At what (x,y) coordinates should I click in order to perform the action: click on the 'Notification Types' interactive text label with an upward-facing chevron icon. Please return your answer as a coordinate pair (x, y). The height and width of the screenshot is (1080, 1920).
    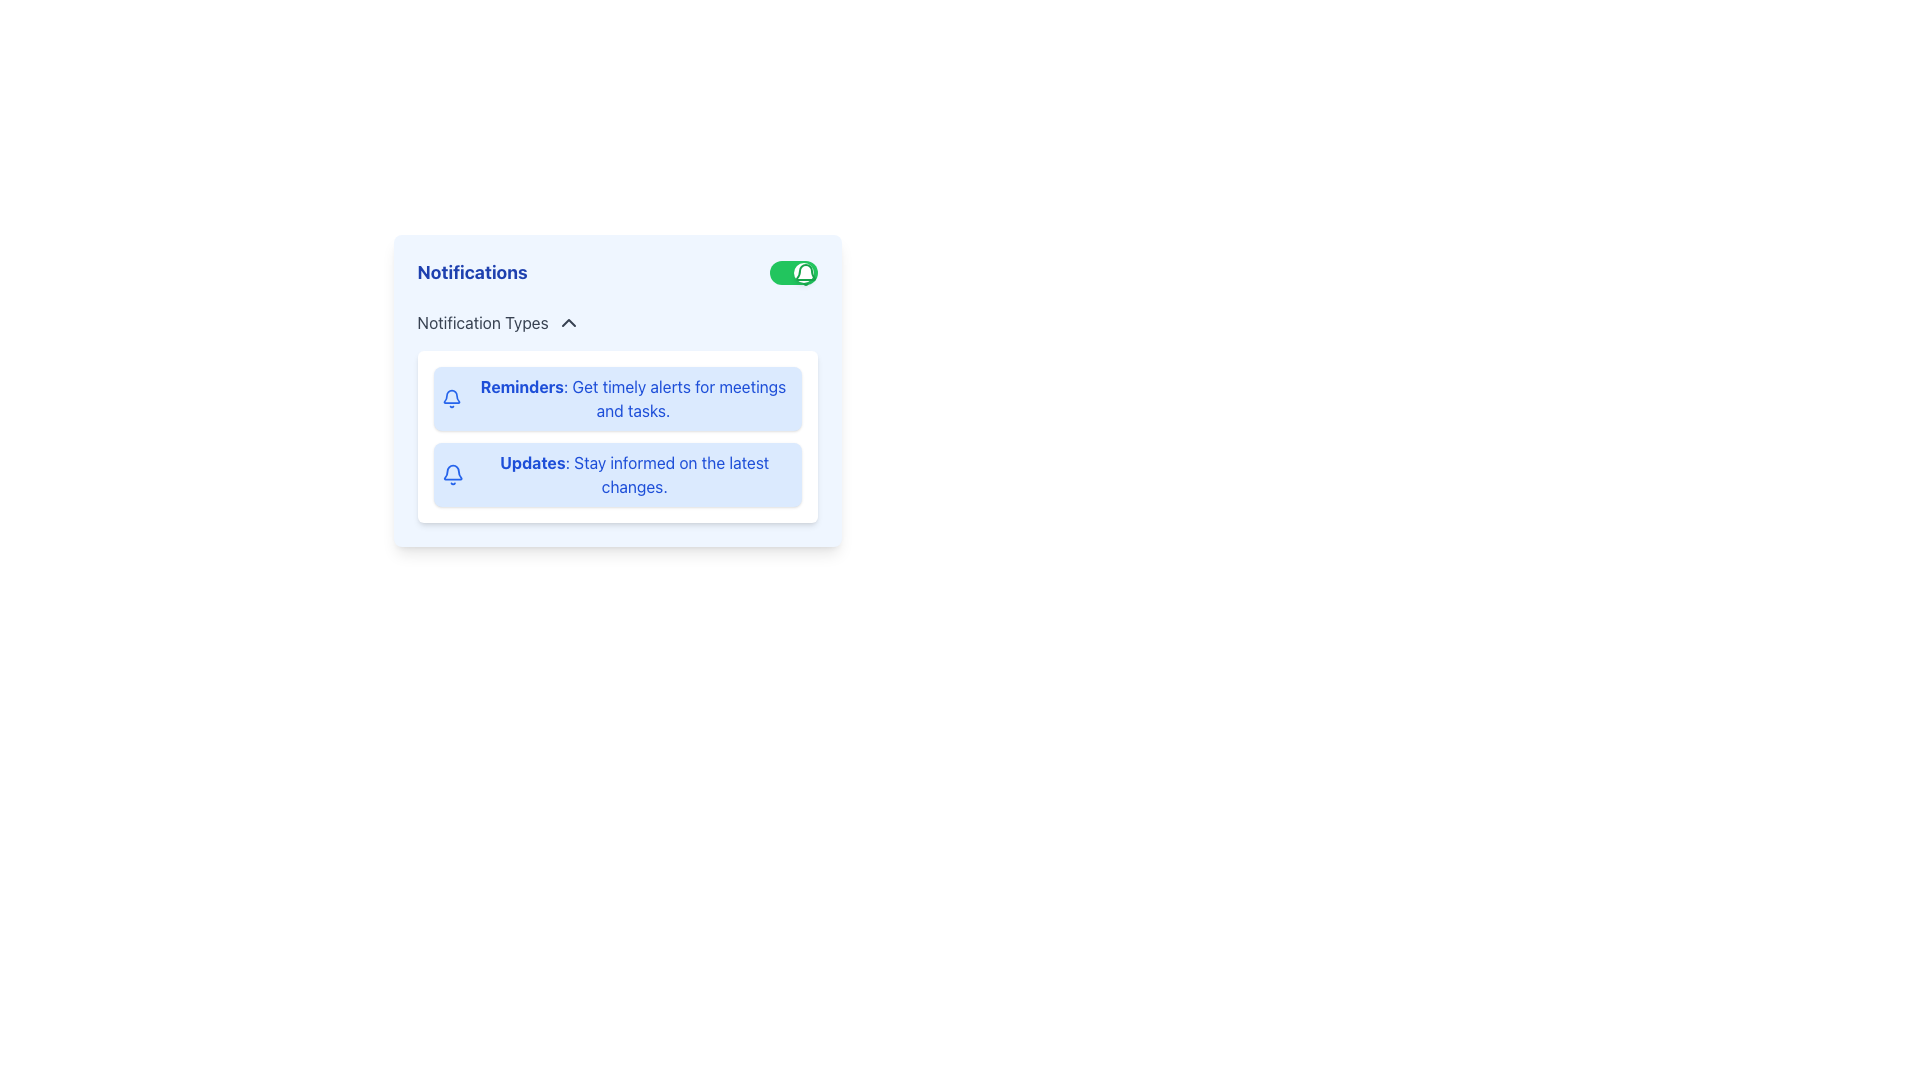
    Looking at the image, I should click on (499, 322).